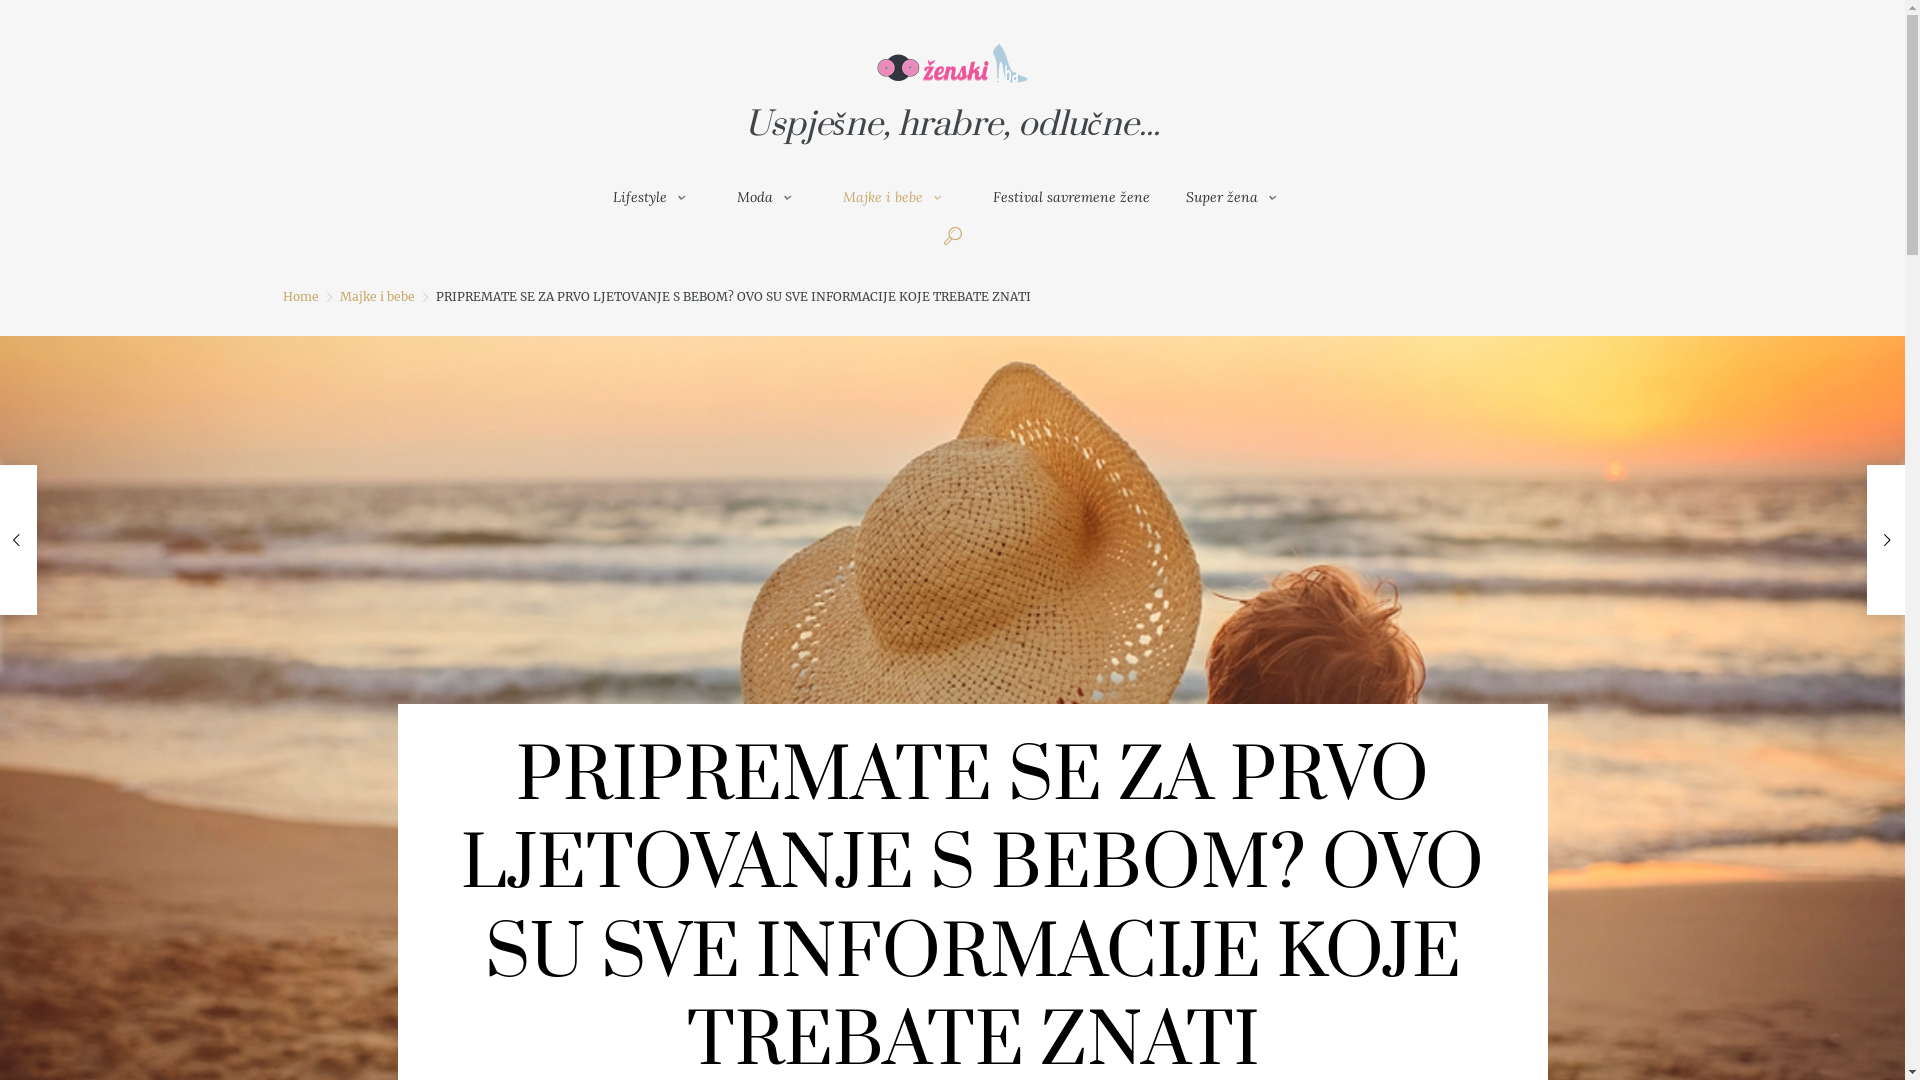  What do you see at coordinates (1286, 495) in the screenshot?
I see `'Search'` at bounding box center [1286, 495].